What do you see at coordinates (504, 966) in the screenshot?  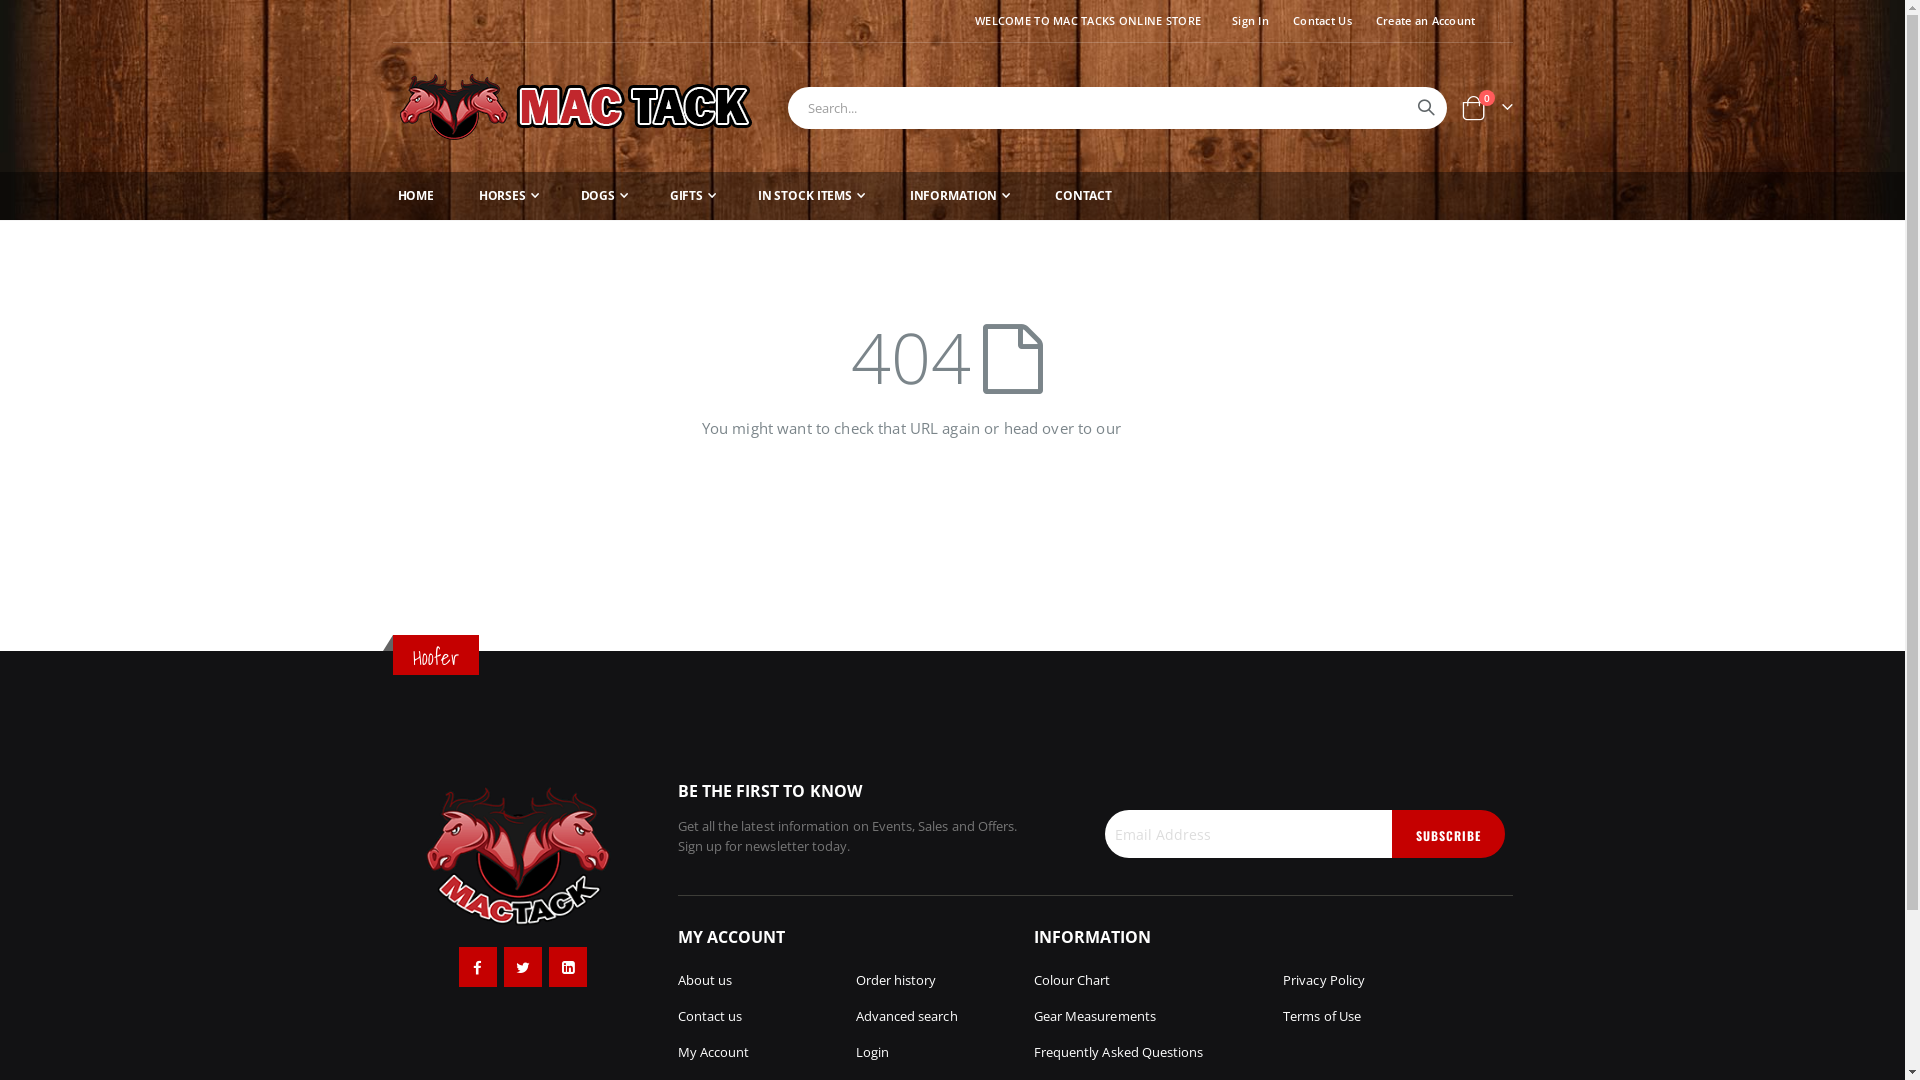 I see `'Twitter'` at bounding box center [504, 966].